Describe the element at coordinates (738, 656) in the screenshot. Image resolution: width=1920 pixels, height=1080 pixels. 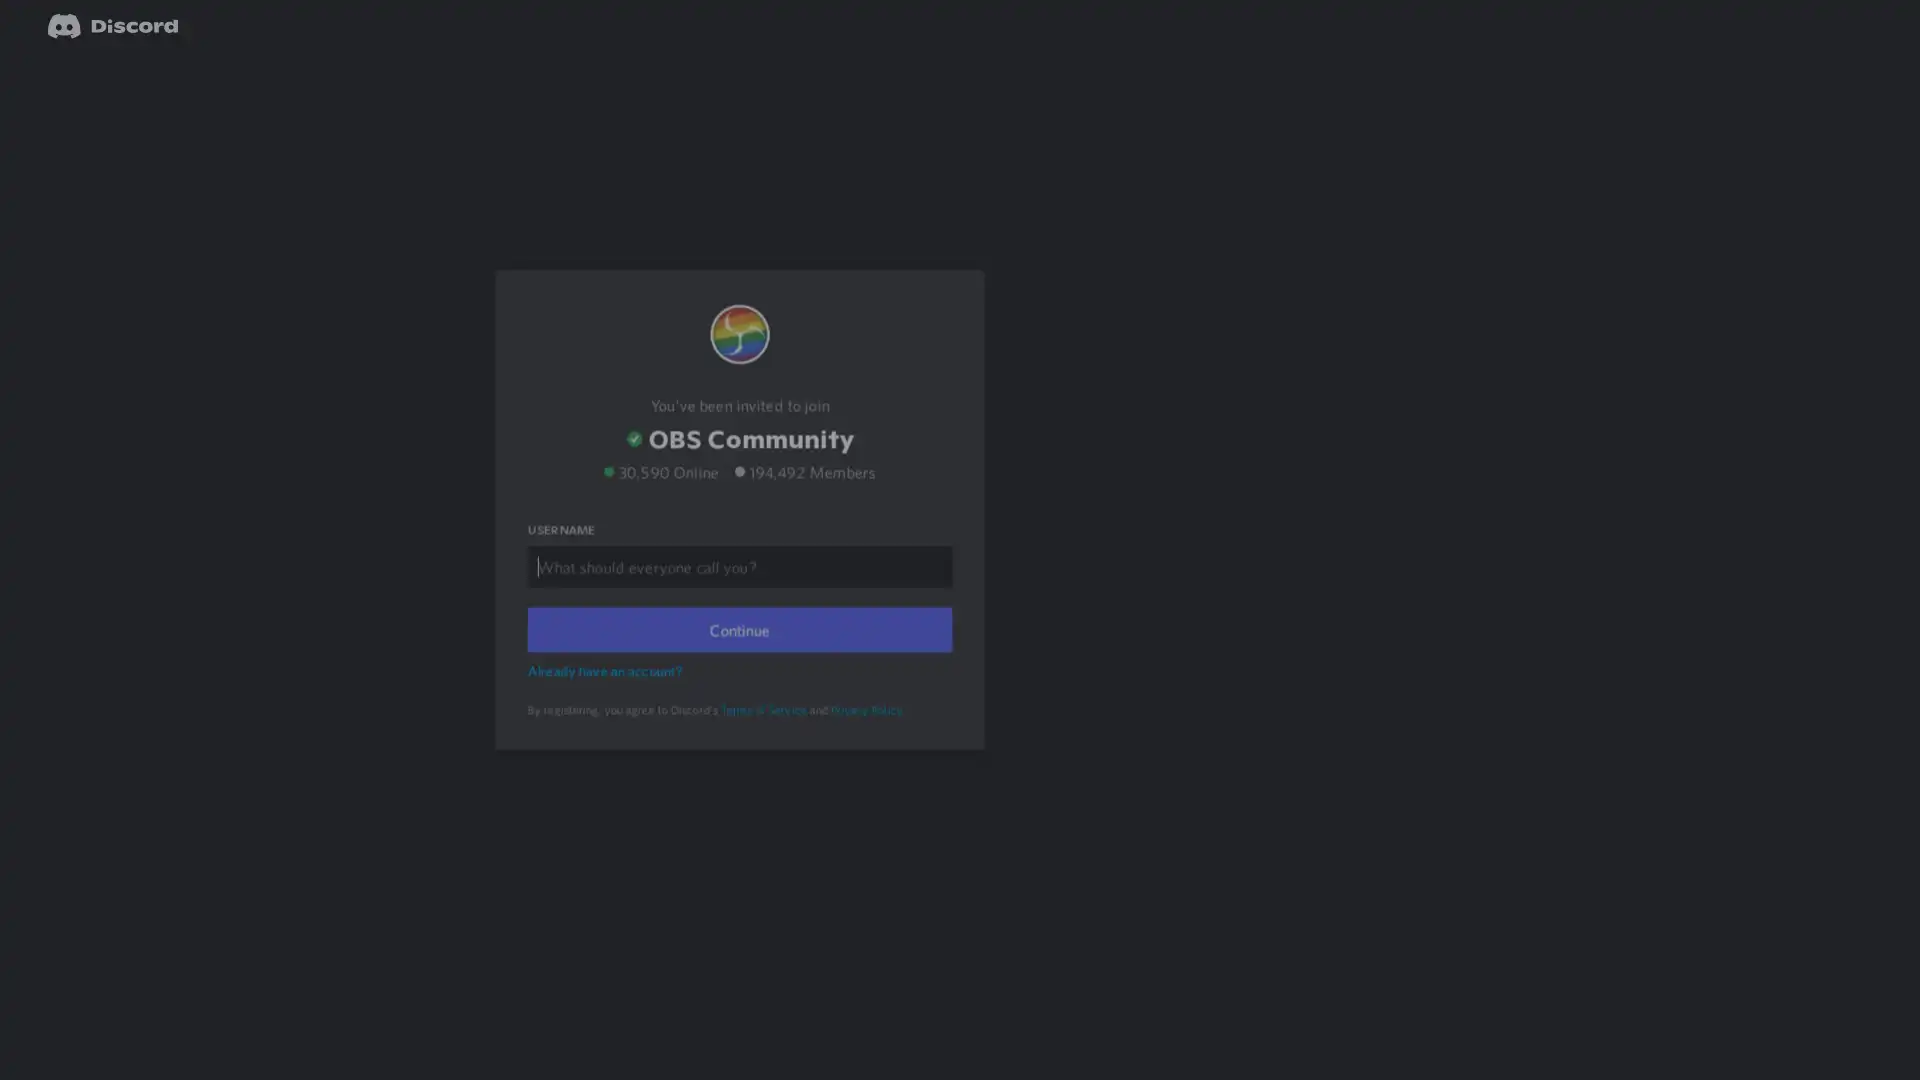
I see `Continue` at that location.